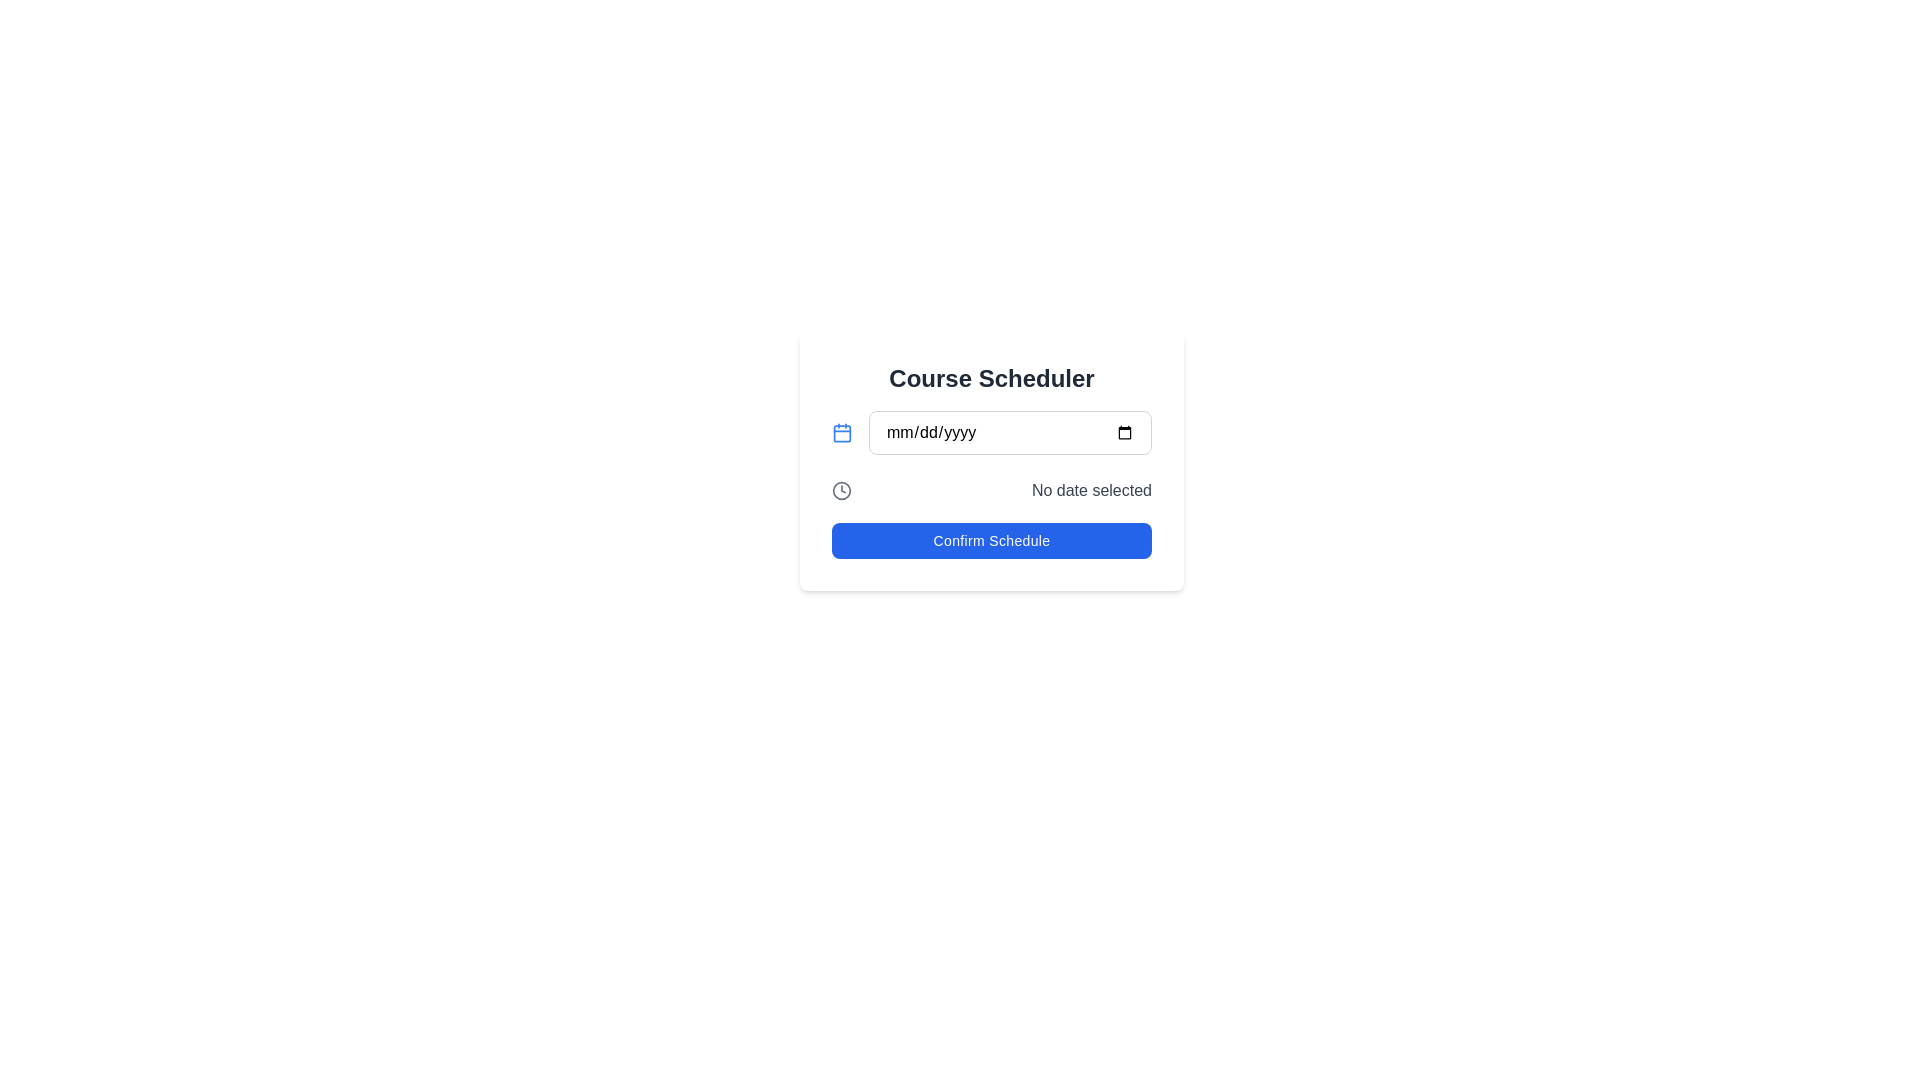 The height and width of the screenshot is (1080, 1920). What do you see at coordinates (842, 432) in the screenshot?
I see `the rounded rectangle within the calendar icon that contributes to the date selection widget, located left of the 'mm/dd/yyyy' text box` at bounding box center [842, 432].